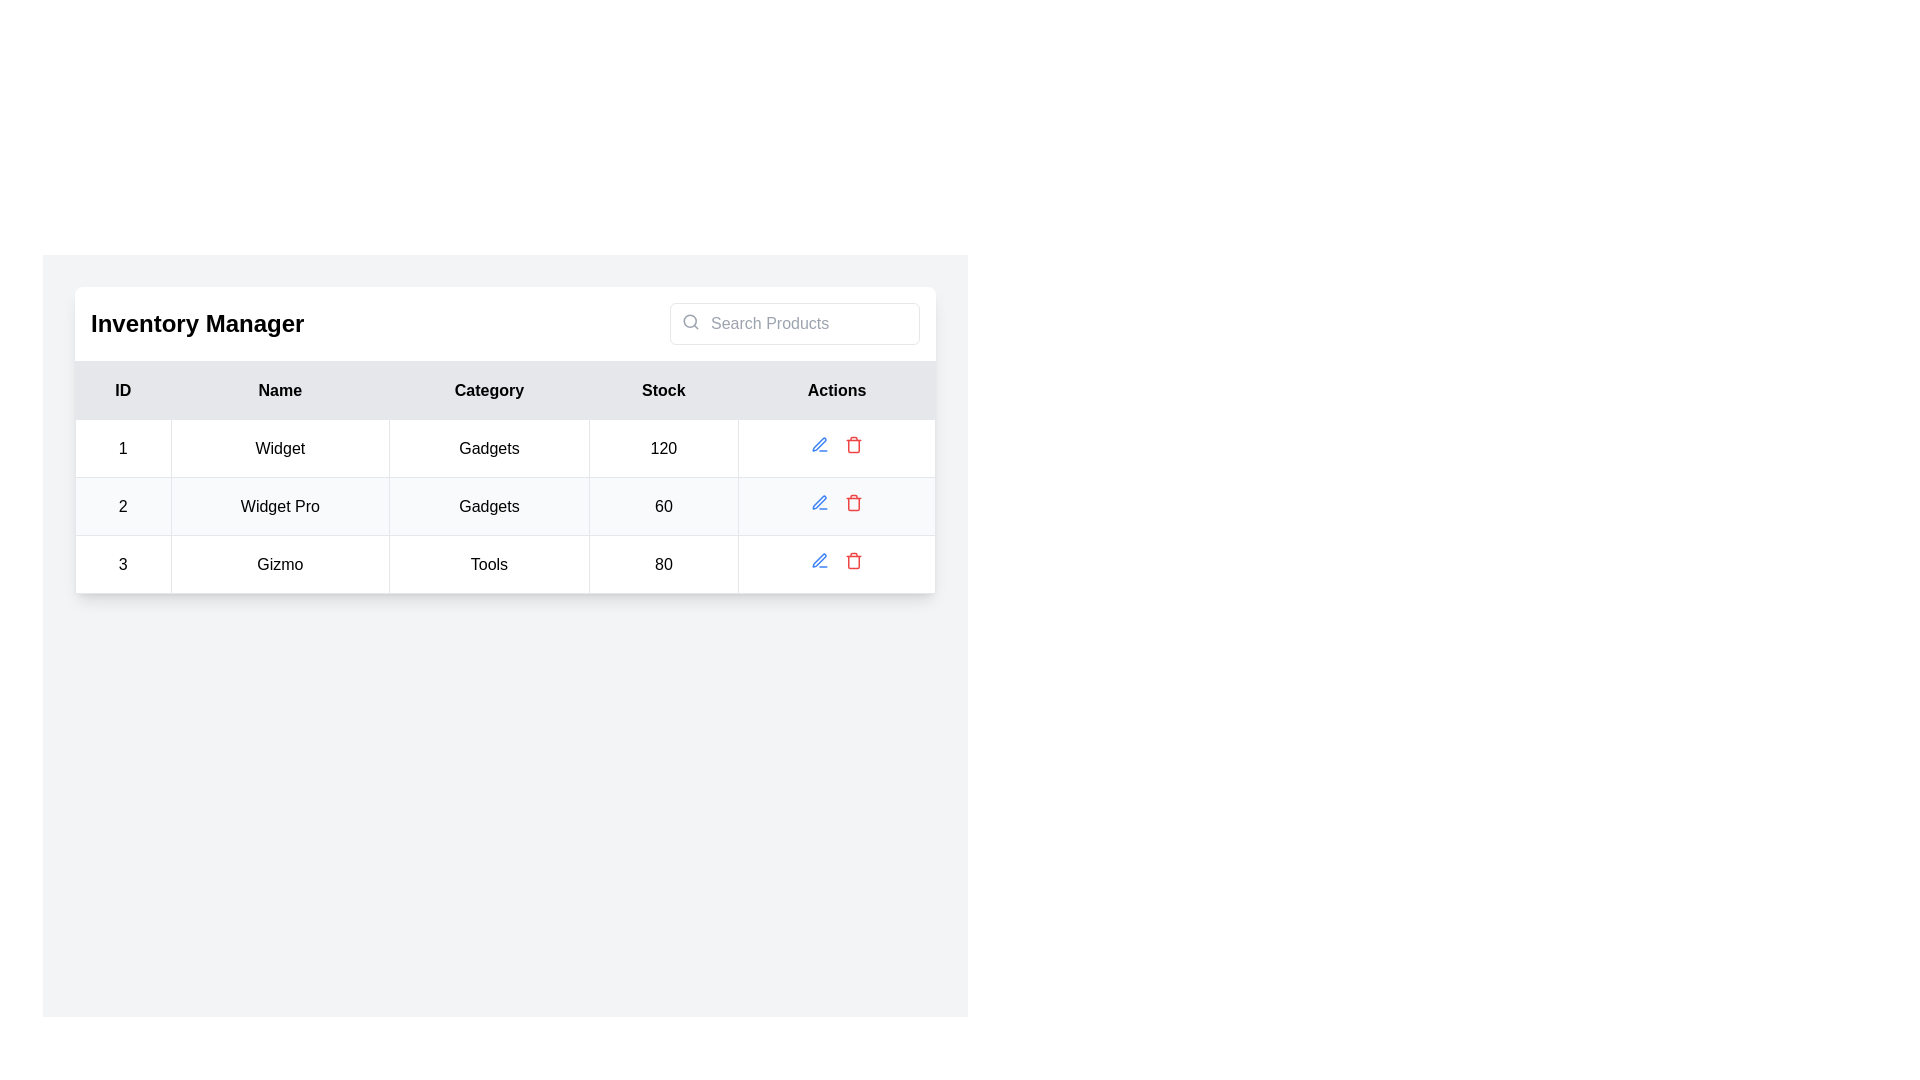 This screenshot has height=1080, width=1920. Describe the element at coordinates (122, 564) in the screenshot. I see `the text element` at that location.